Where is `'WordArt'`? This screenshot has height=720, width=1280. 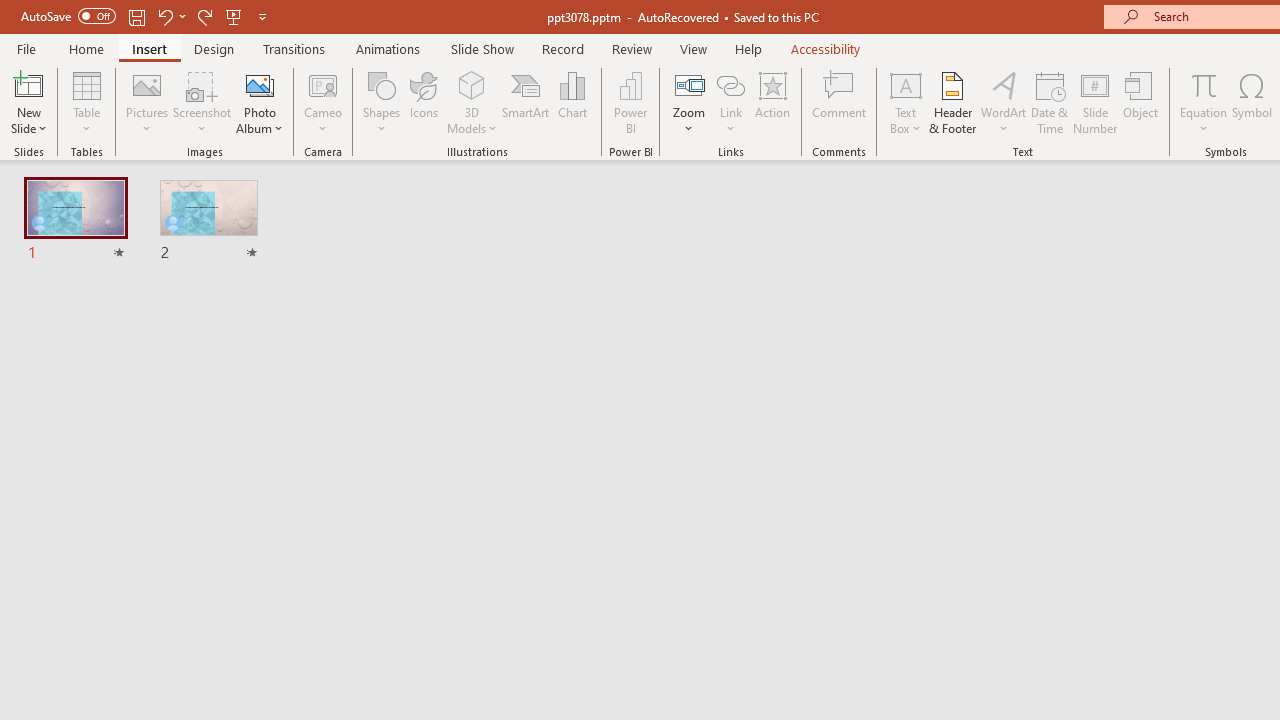 'WordArt' is located at coordinates (1004, 103).